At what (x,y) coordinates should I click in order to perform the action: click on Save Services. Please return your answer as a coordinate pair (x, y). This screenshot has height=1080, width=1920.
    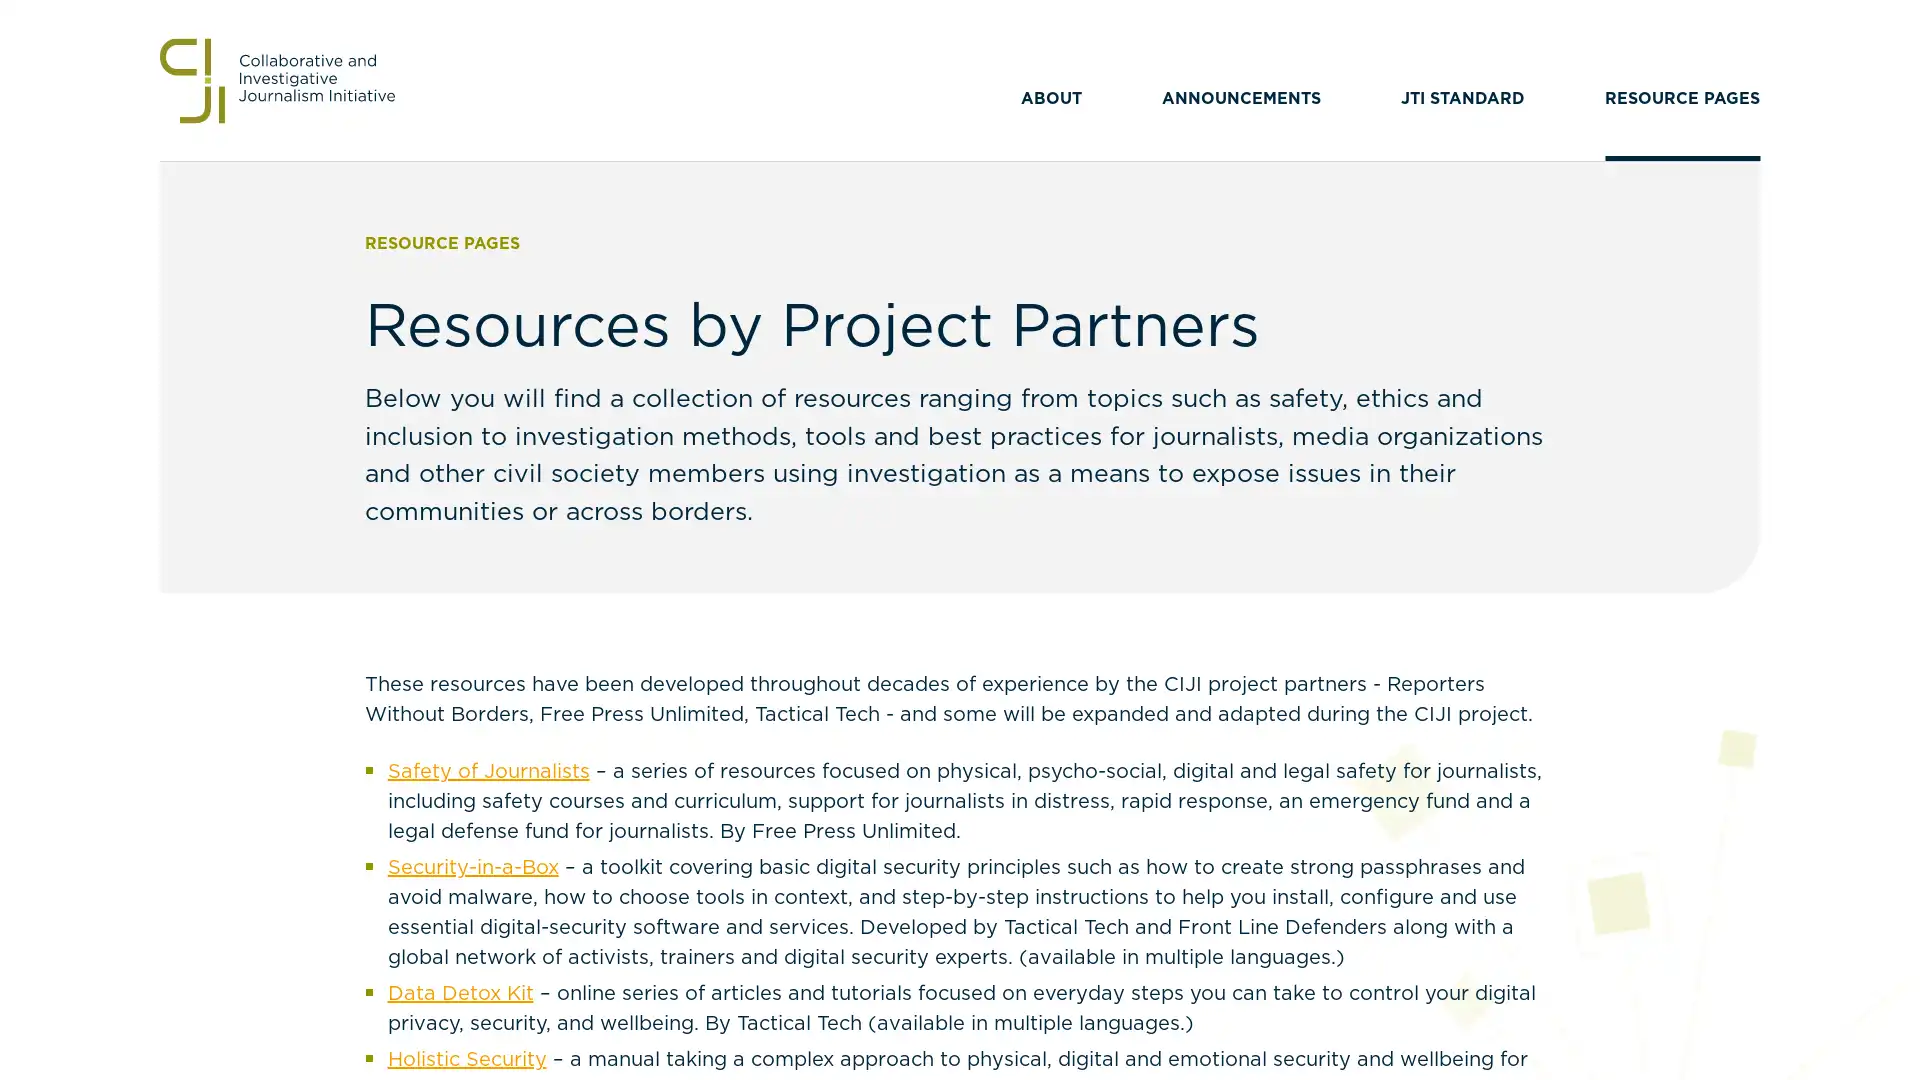
    Looking at the image, I should click on (762, 678).